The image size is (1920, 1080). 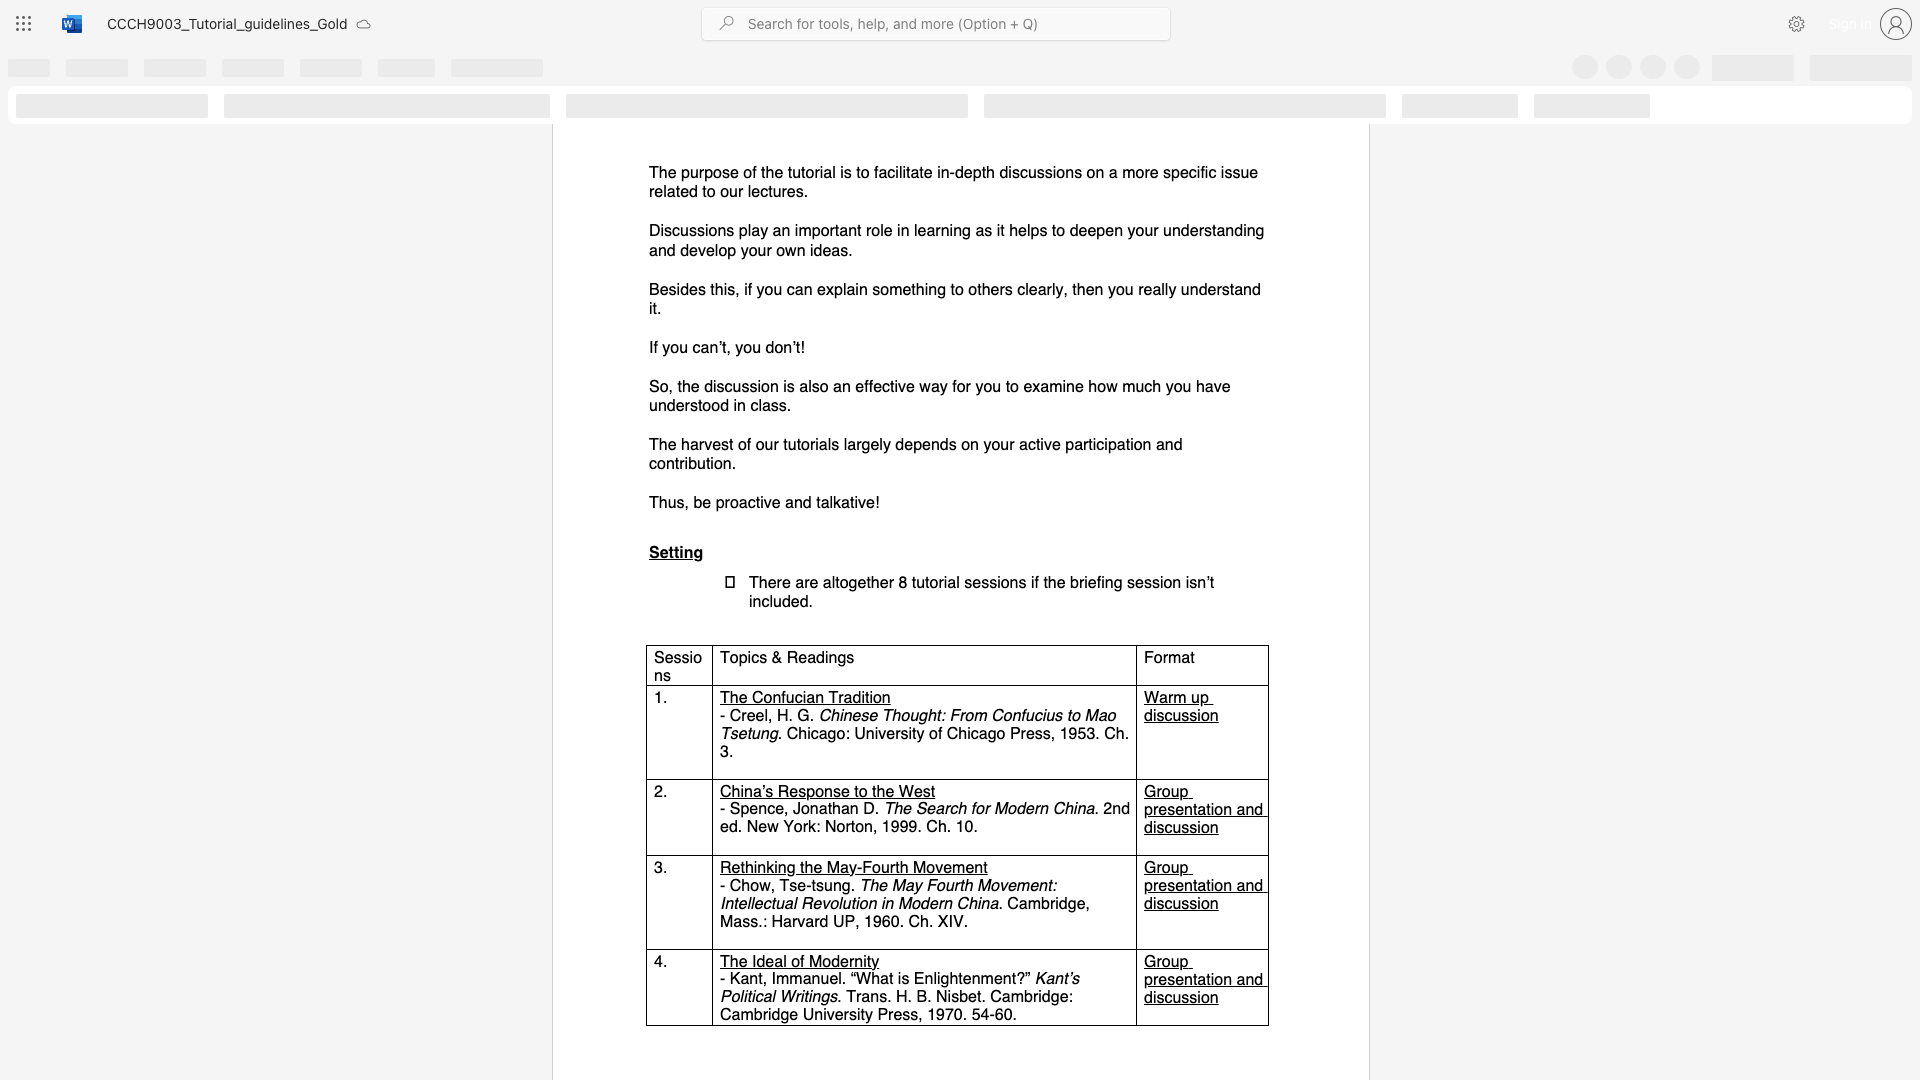 What do you see at coordinates (1022, 714) in the screenshot?
I see `the 1th character "f" in the text` at bounding box center [1022, 714].